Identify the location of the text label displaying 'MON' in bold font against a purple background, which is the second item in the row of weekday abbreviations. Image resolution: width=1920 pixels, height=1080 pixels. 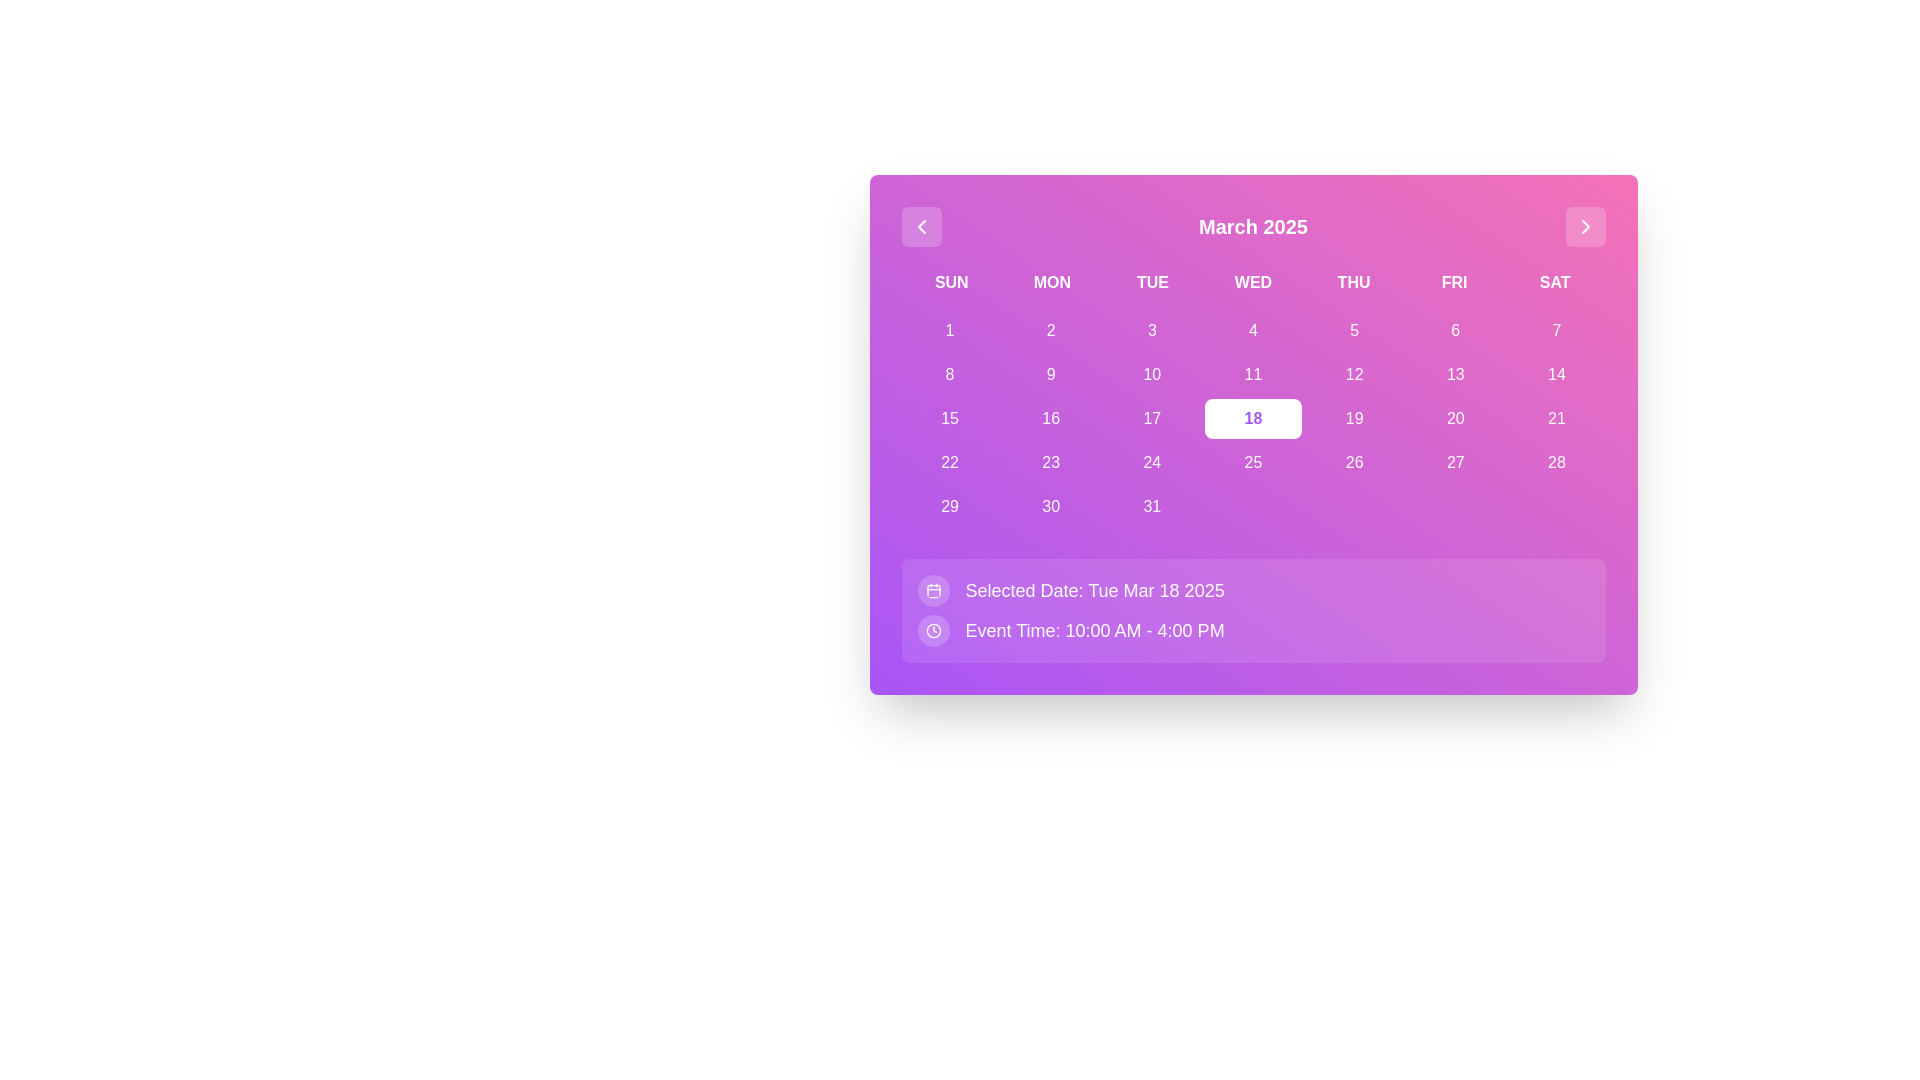
(1051, 282).